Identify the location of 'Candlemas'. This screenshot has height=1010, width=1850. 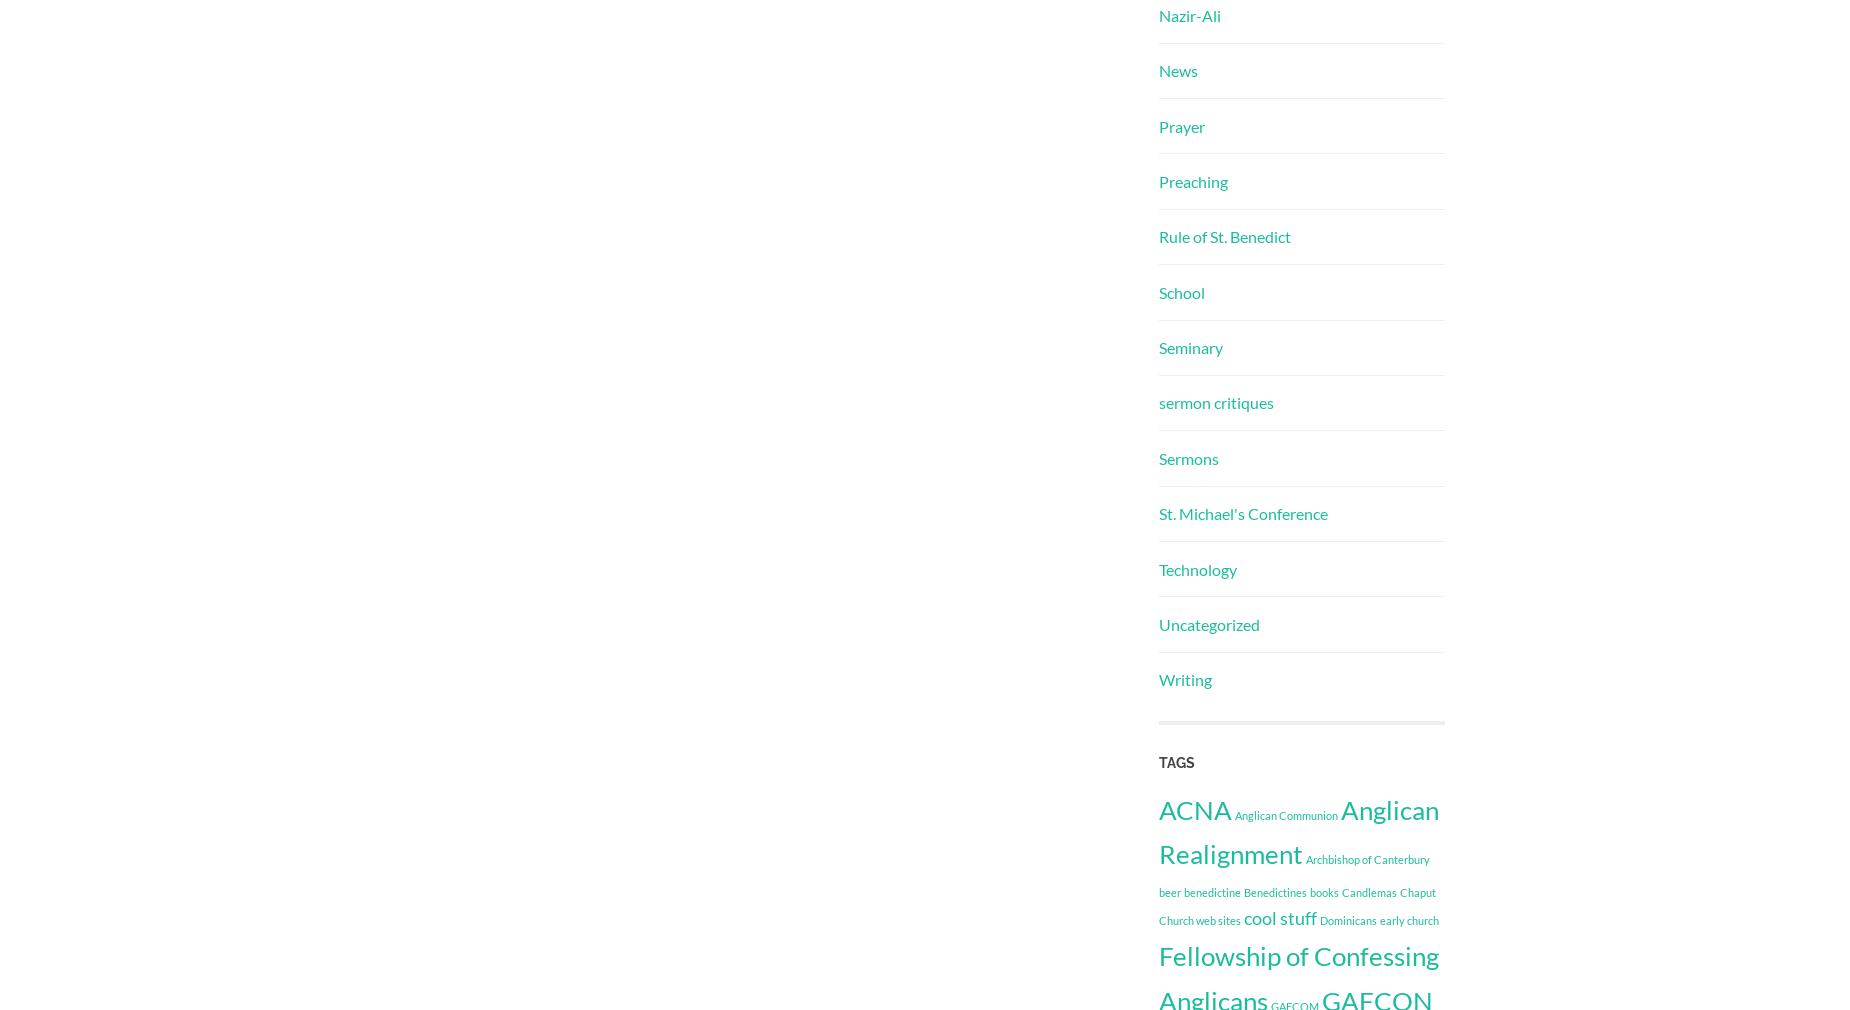
(1368, 891).